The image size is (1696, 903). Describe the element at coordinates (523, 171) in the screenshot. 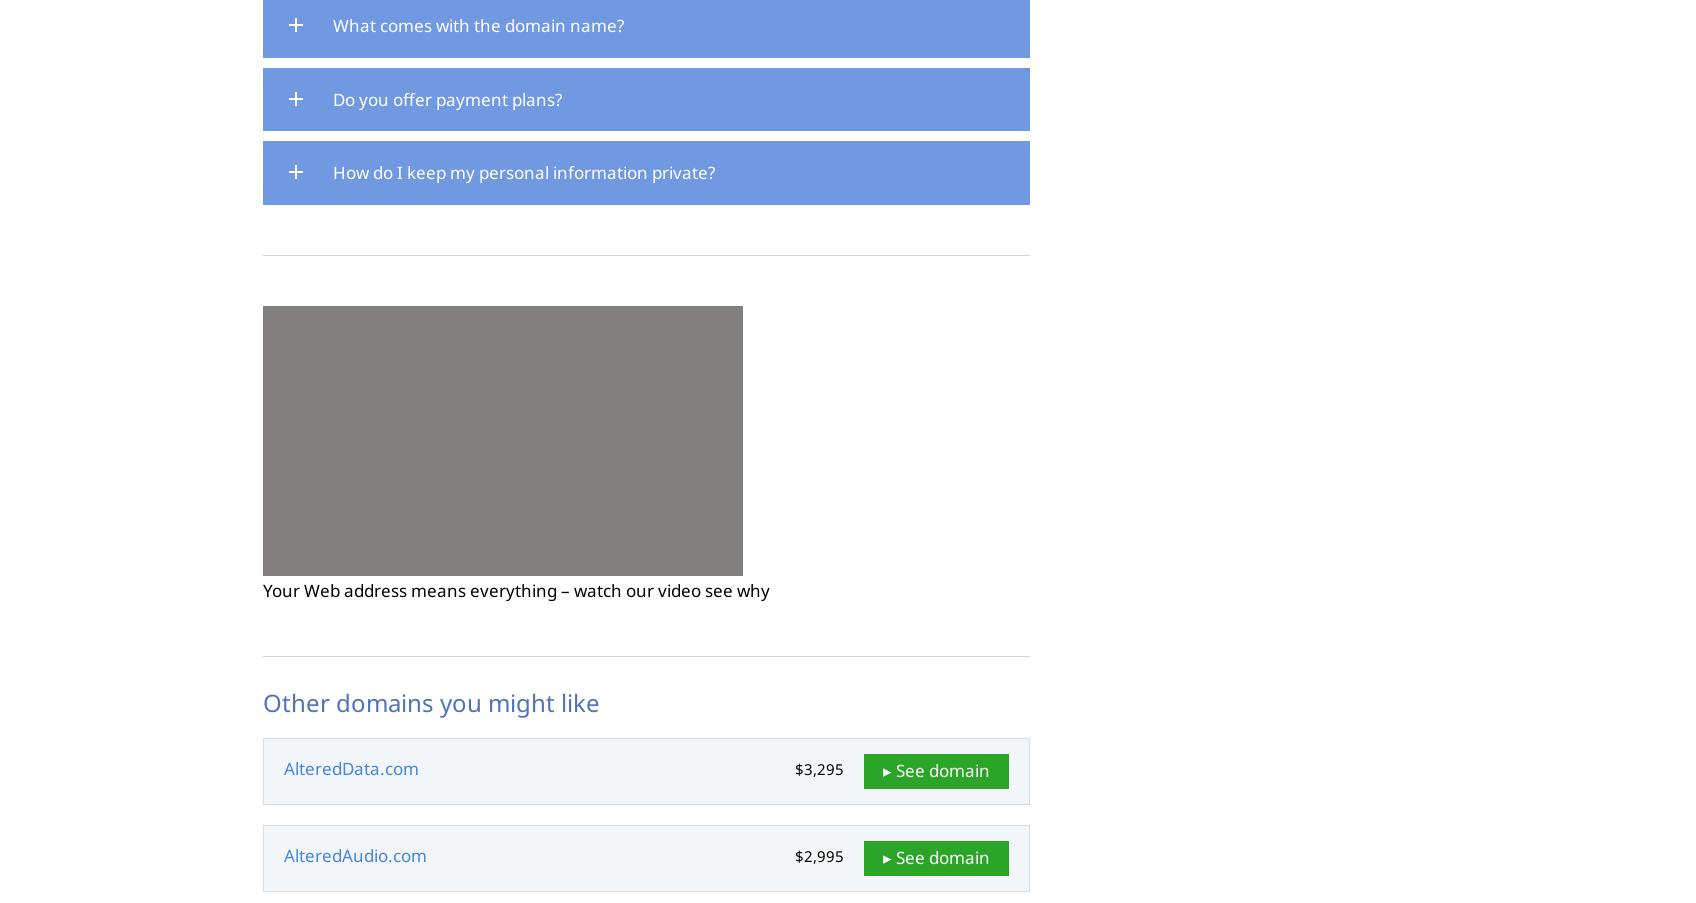

I see `'How do I keep my personal information private?'` at that location.